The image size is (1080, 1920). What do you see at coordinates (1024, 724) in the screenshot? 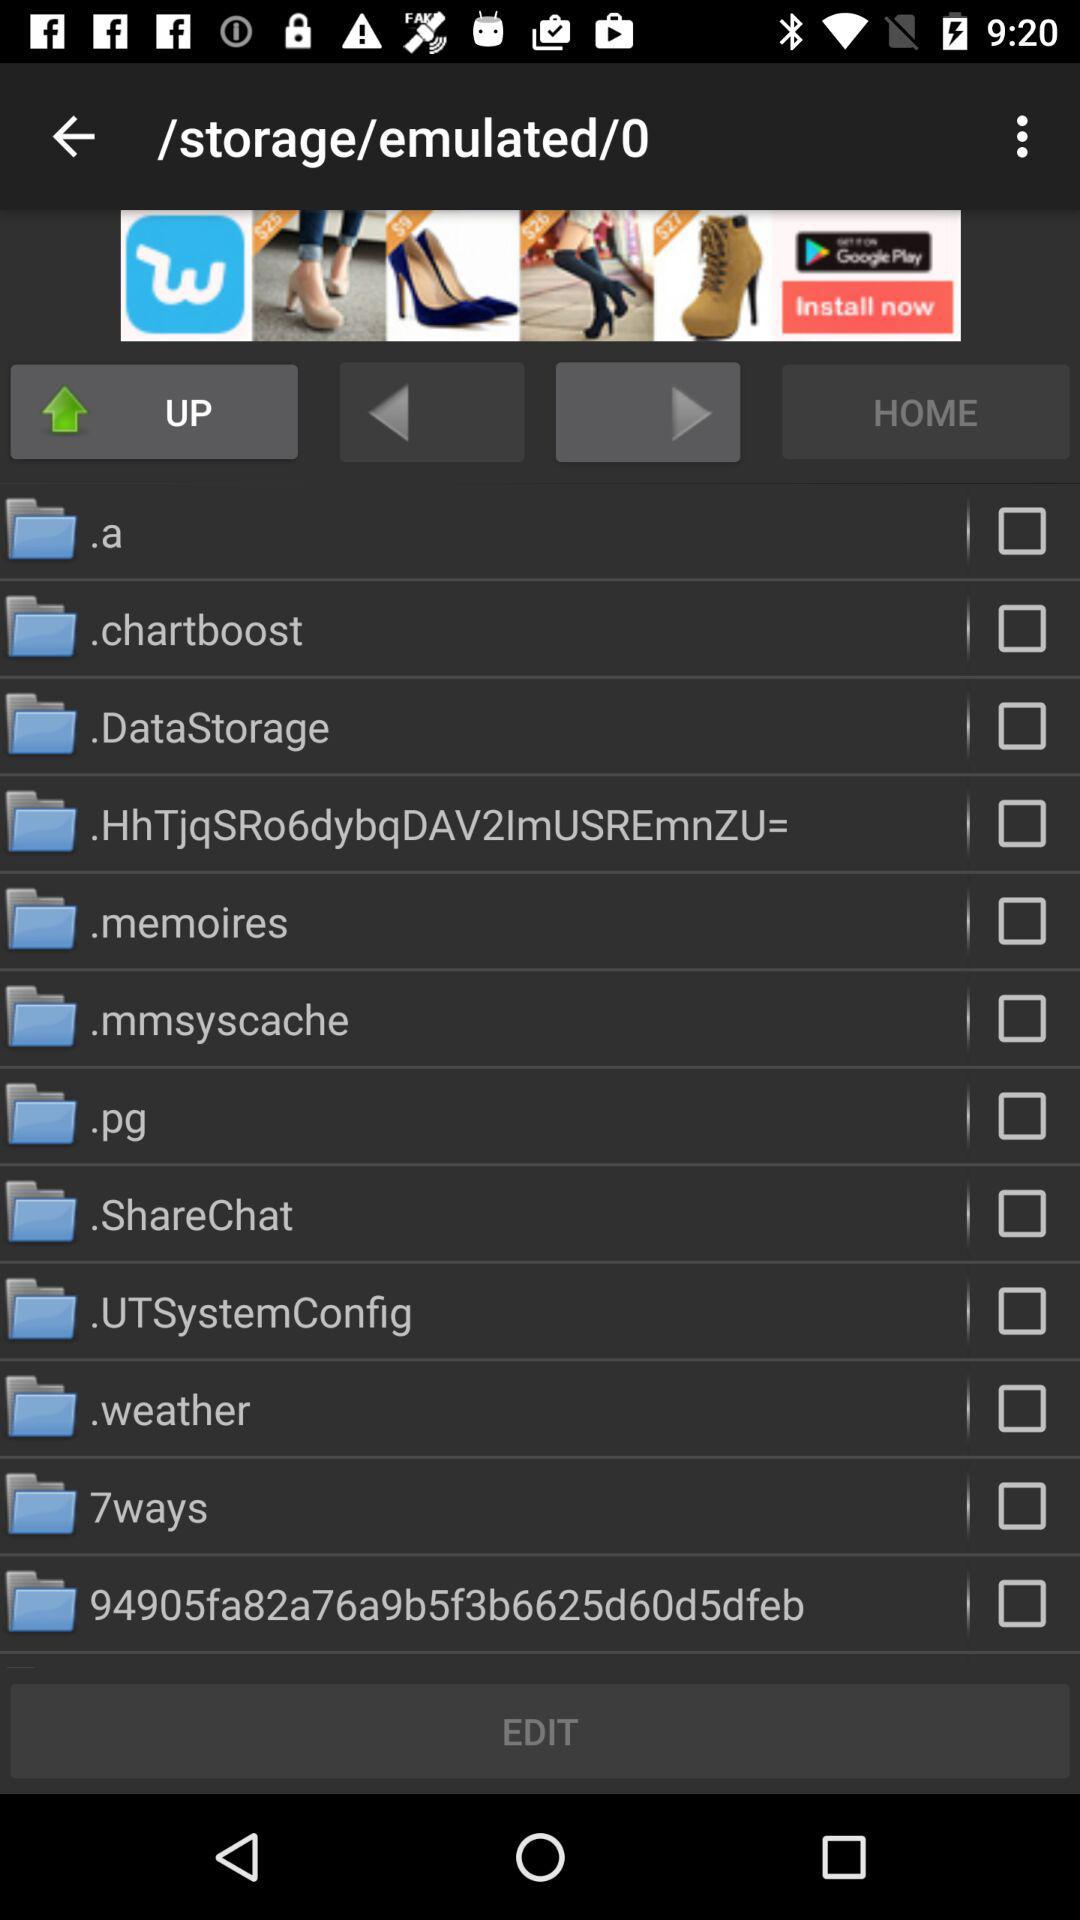
I see `choose a folder` at bounding box center [1024, 724].